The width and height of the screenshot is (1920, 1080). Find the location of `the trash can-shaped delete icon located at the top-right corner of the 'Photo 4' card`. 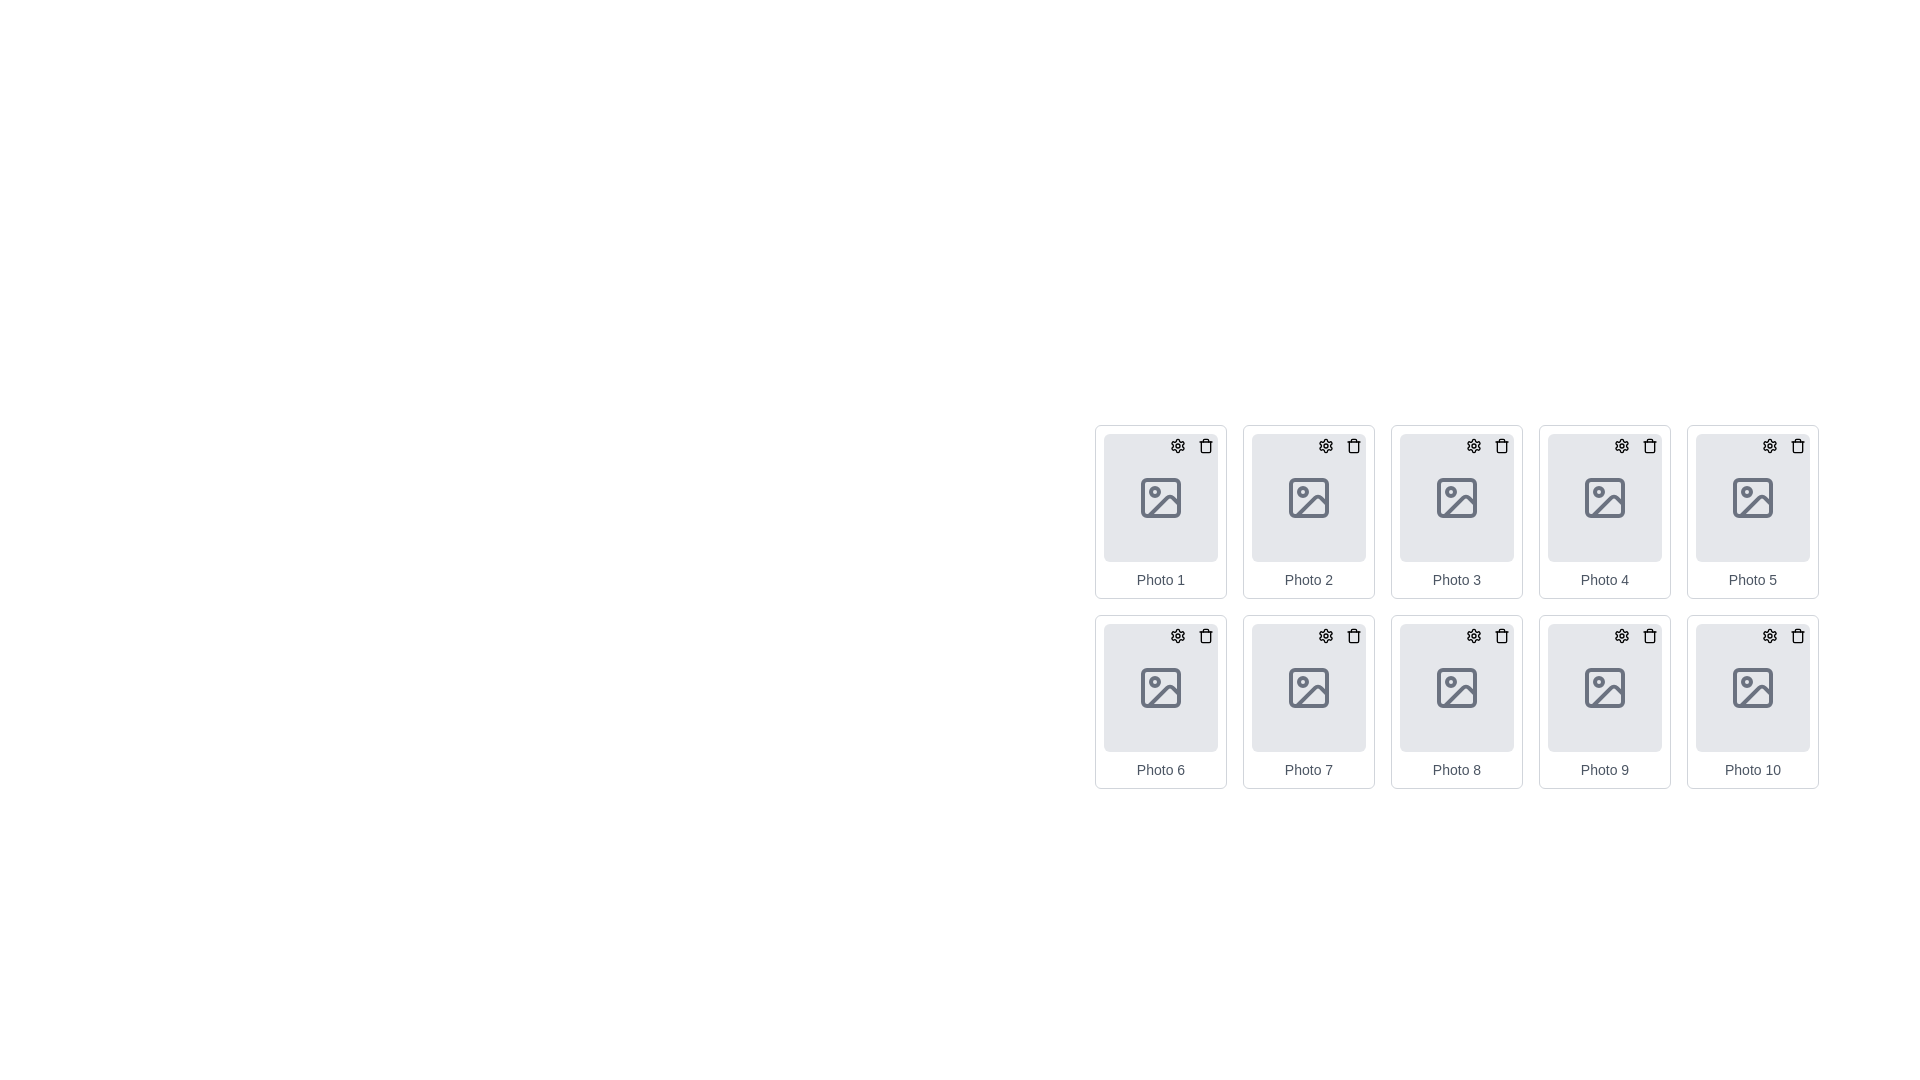

the trash can-shaped delete icon located at the top-right corner of the 'Photo 4' card is located at coordinates (1650, 445).